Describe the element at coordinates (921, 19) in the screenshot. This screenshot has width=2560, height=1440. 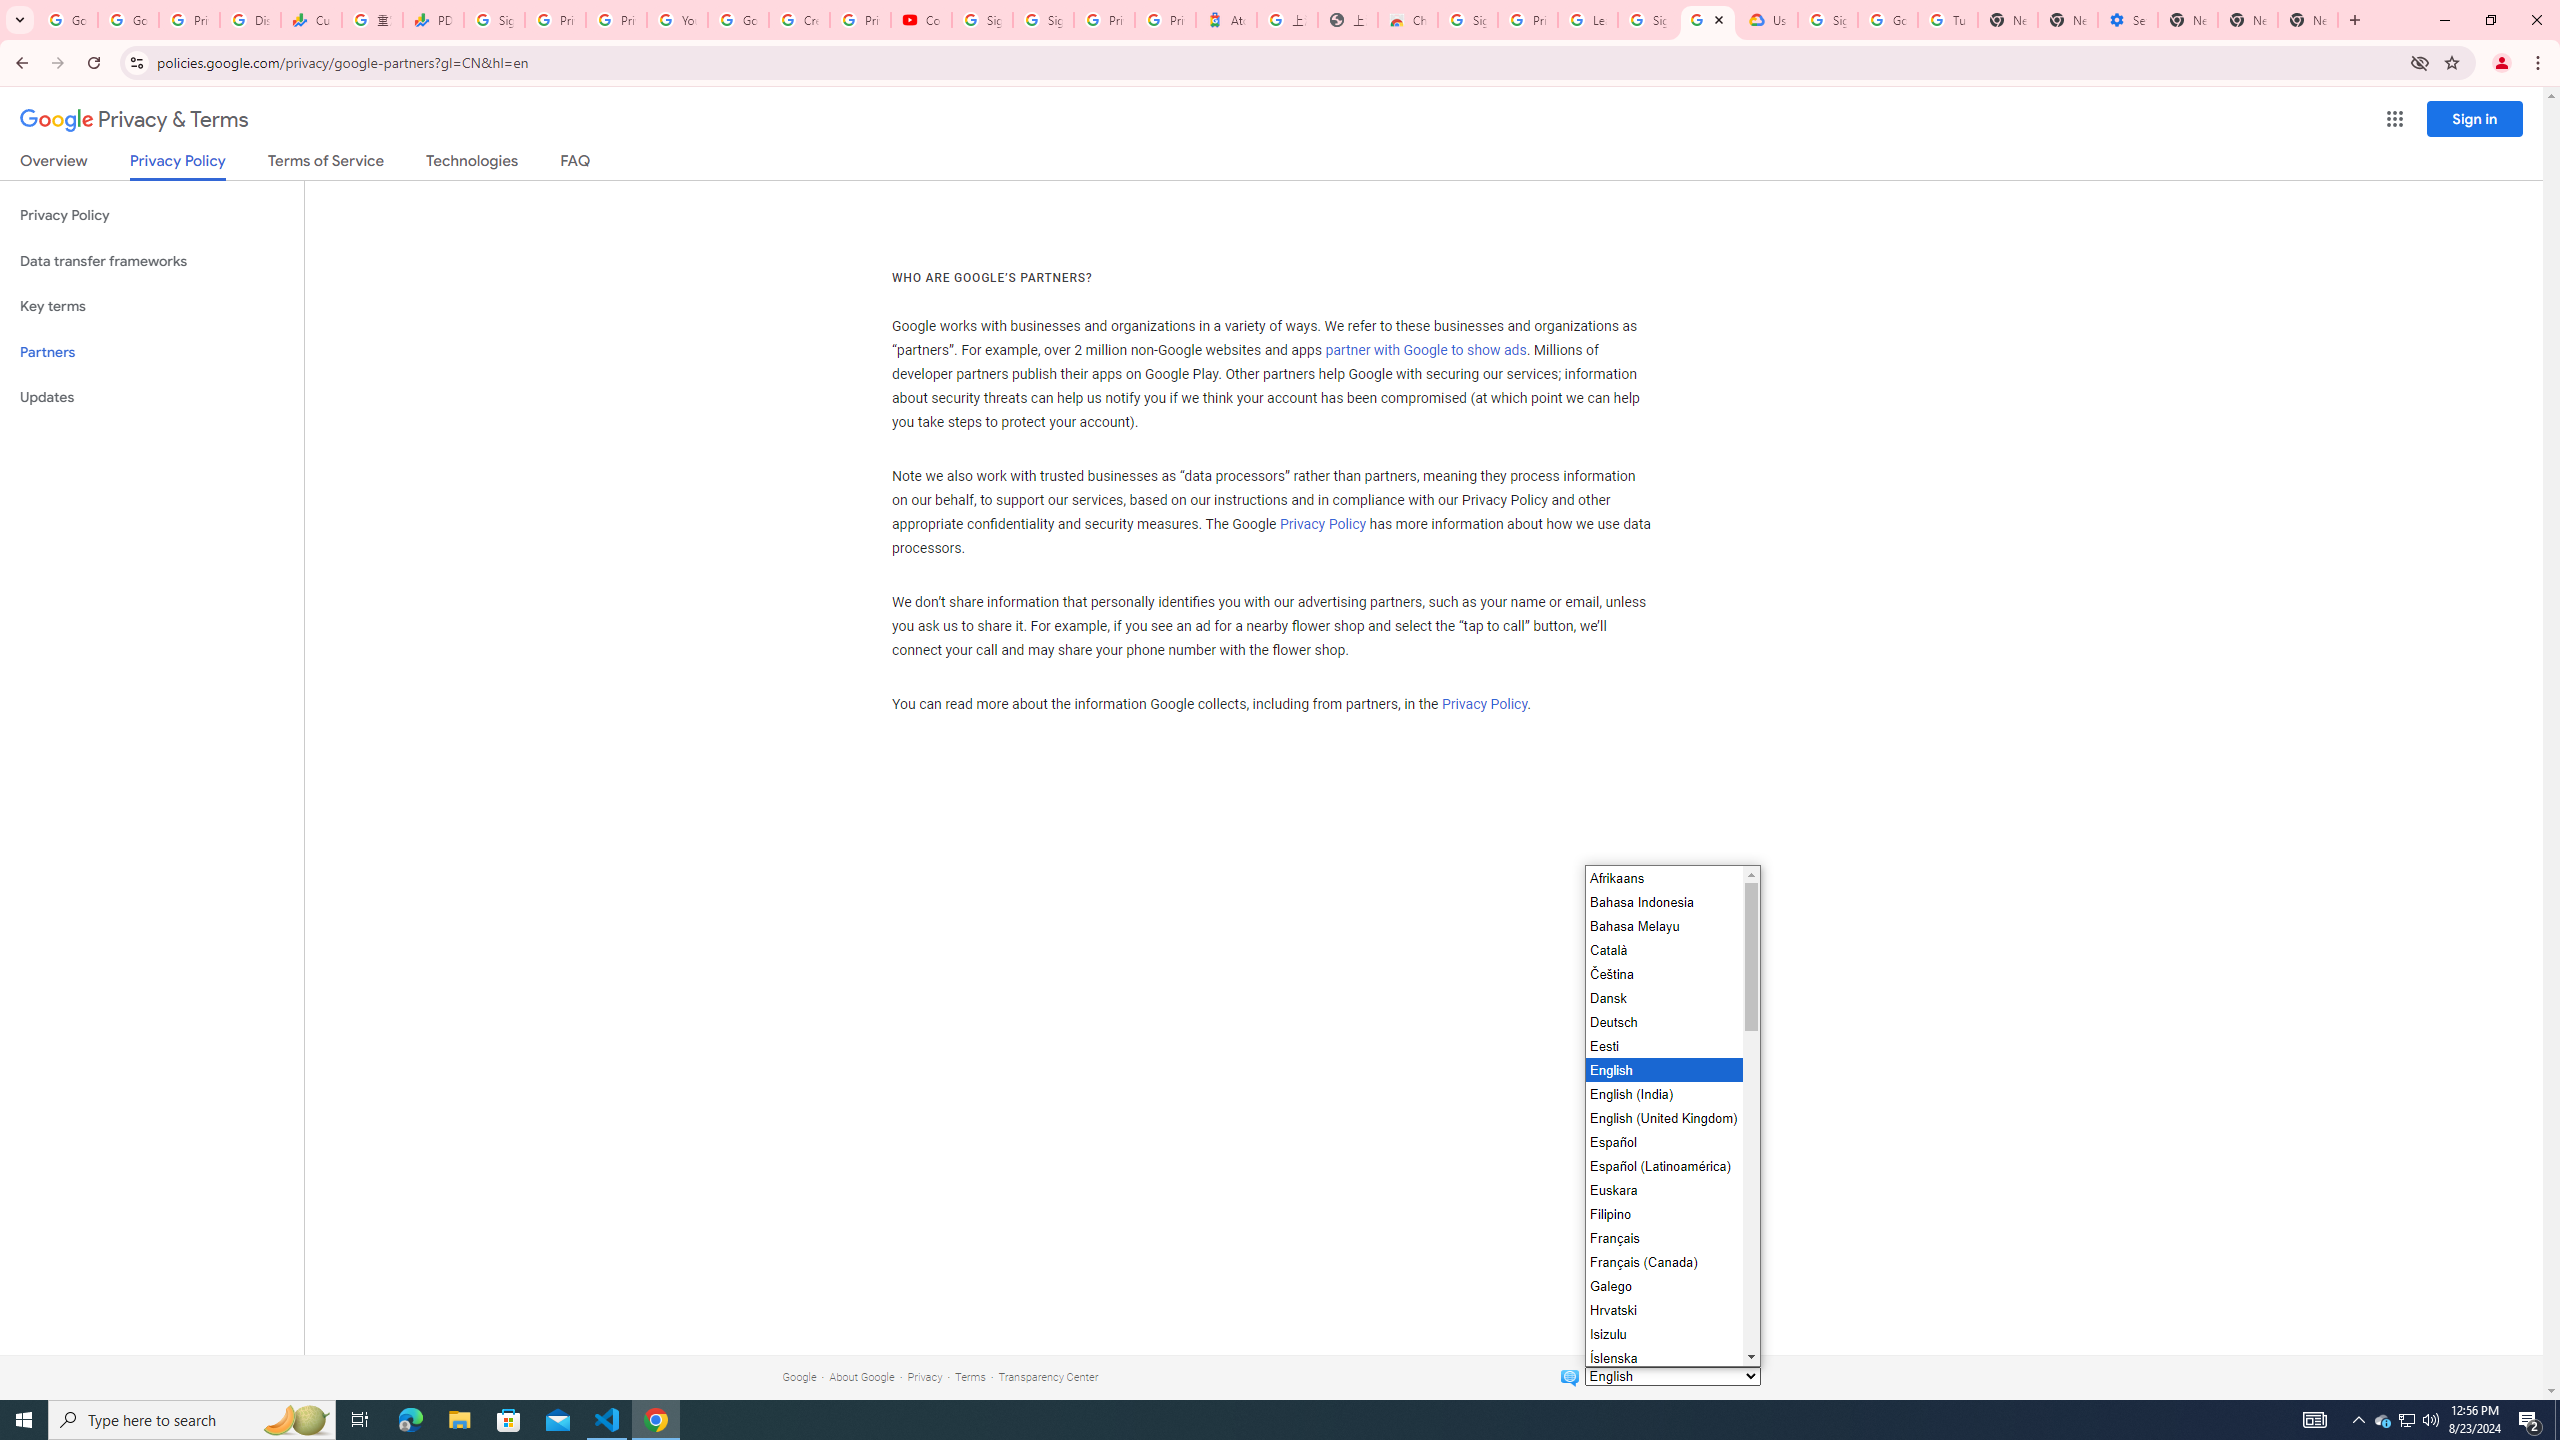
I see `'Content Creator Programs & Opportunities - YouTube Creators'` at that location.